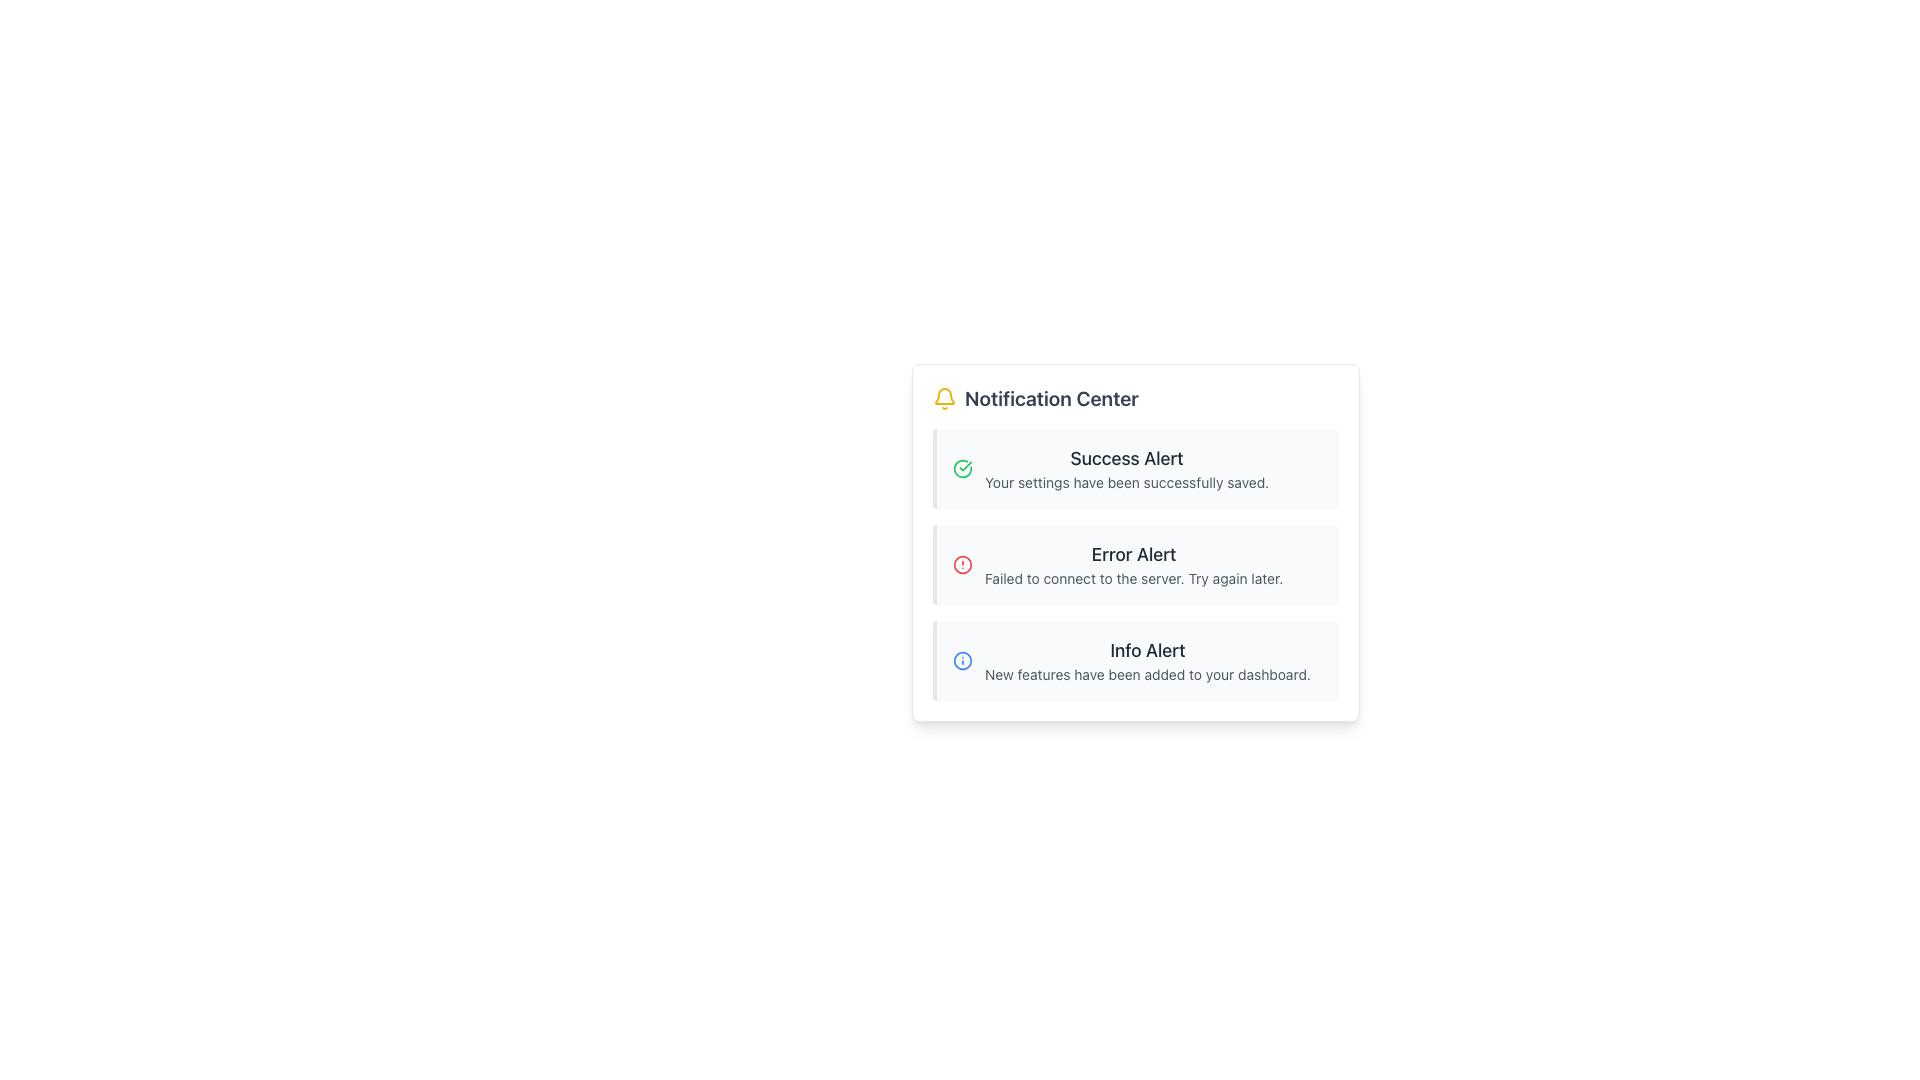 This screenshot has width=1920, height=1080. Describe the element at coordinates (963, 660) in the screenshot. I see `the information alert icon located at the bottom of the 'Notification Center', positioned beside the text 'Info Alert' and 'New features have been added to your dashboard'` at that location.